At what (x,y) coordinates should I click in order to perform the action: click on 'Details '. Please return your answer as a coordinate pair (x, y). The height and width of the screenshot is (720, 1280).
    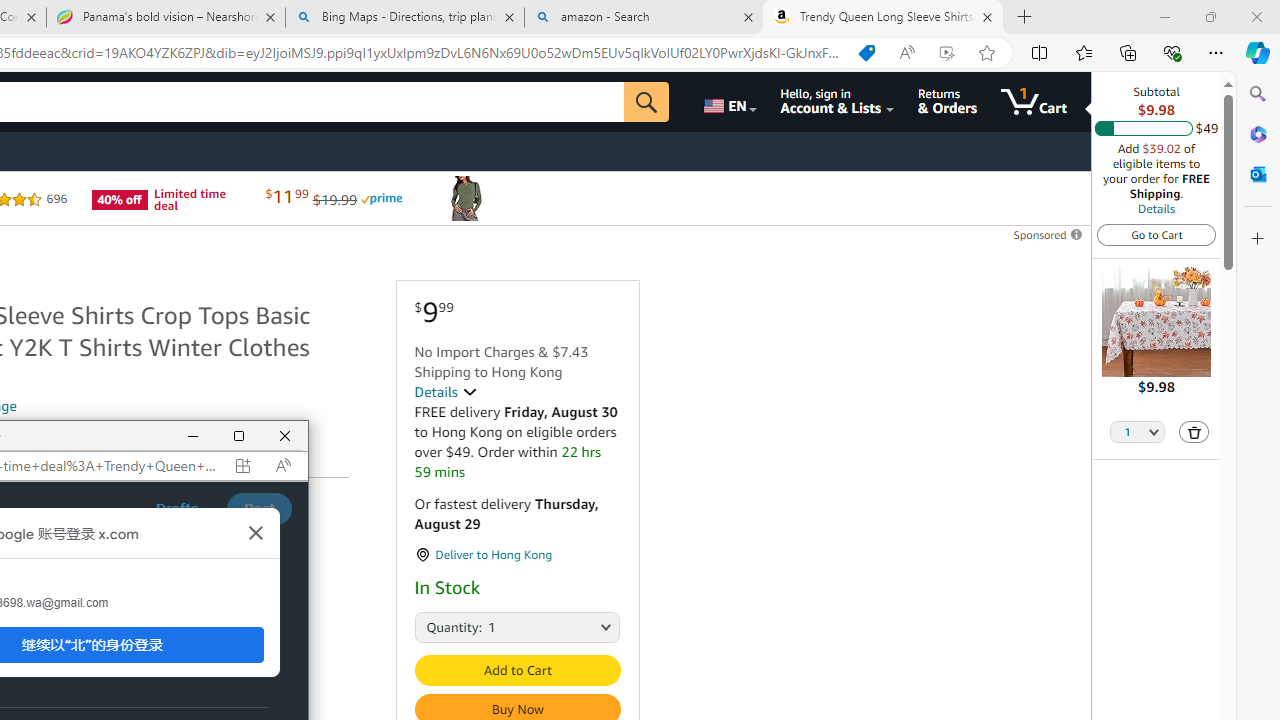
    Looking at the image, I should click on (444, 392).